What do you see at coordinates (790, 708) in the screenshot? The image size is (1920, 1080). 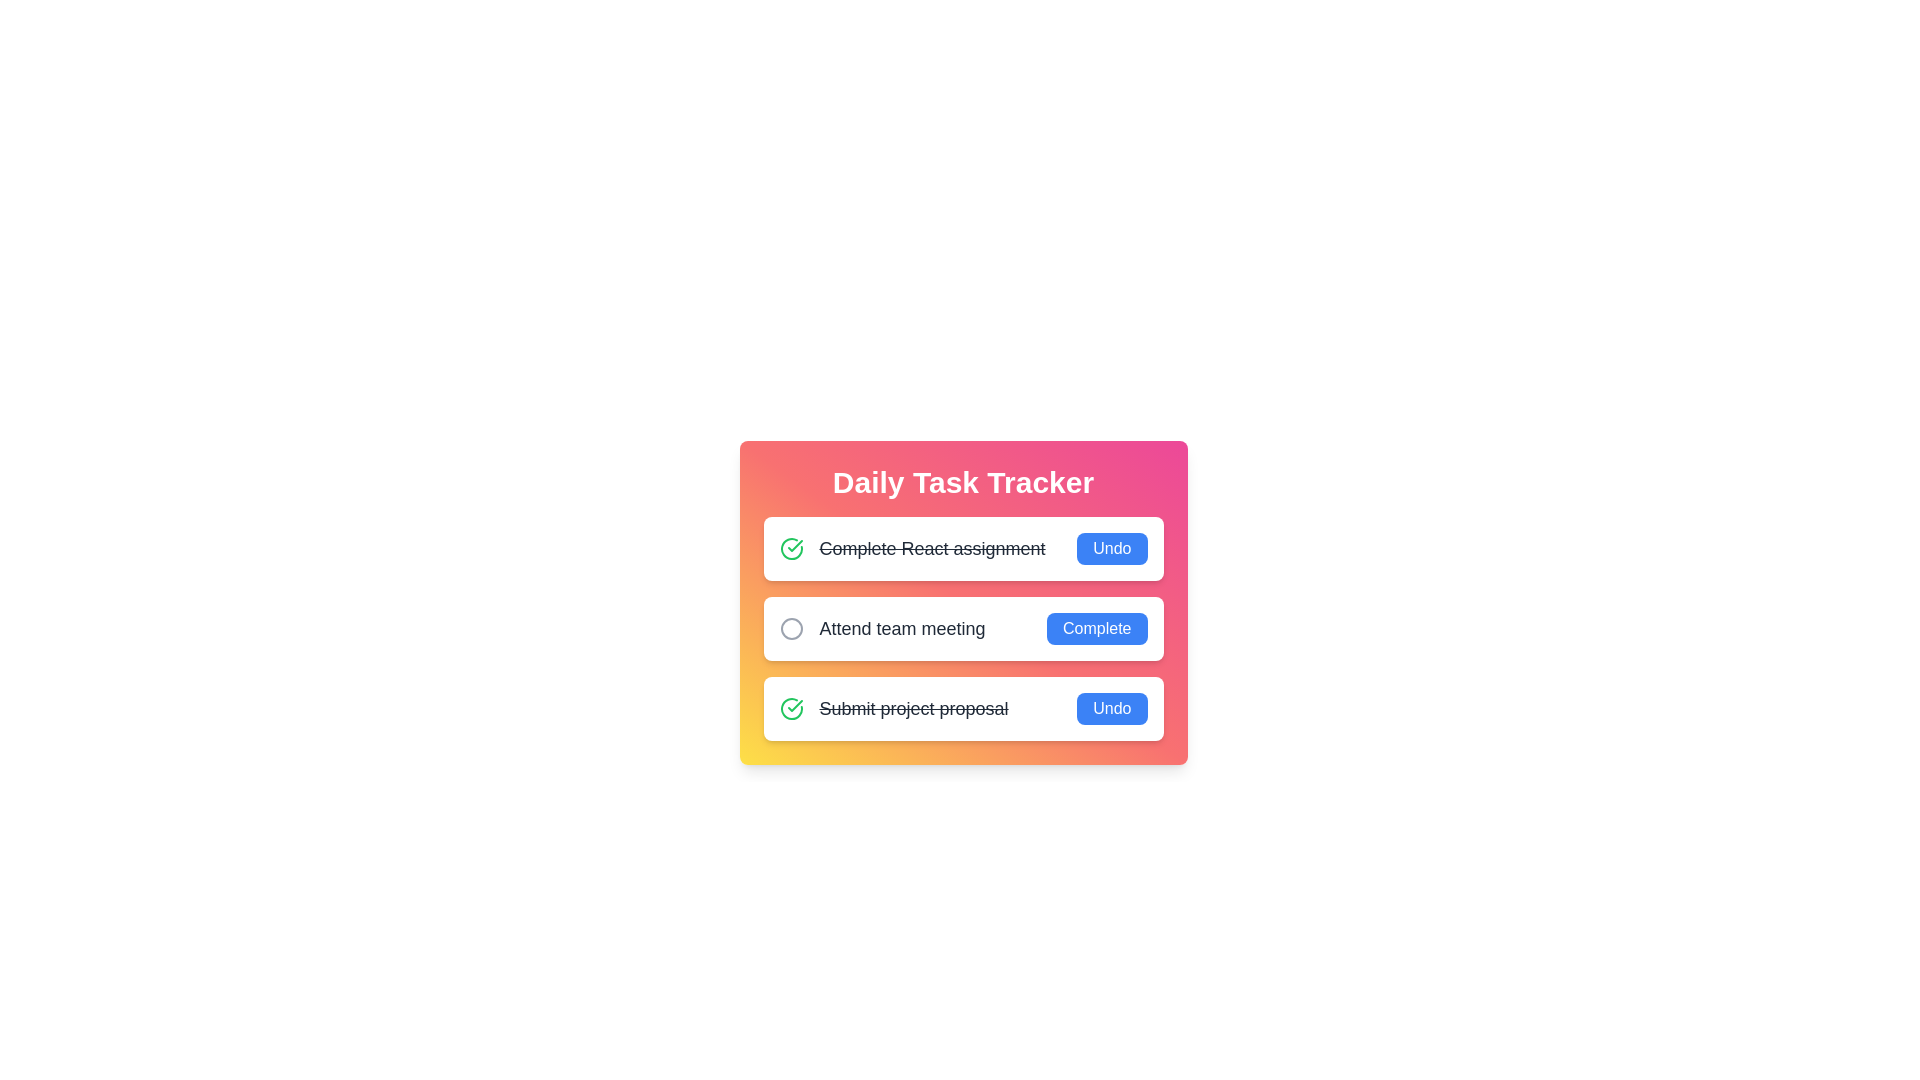 I see `the completion status icon for Submit project proposal` at bounding box center [790, 708].